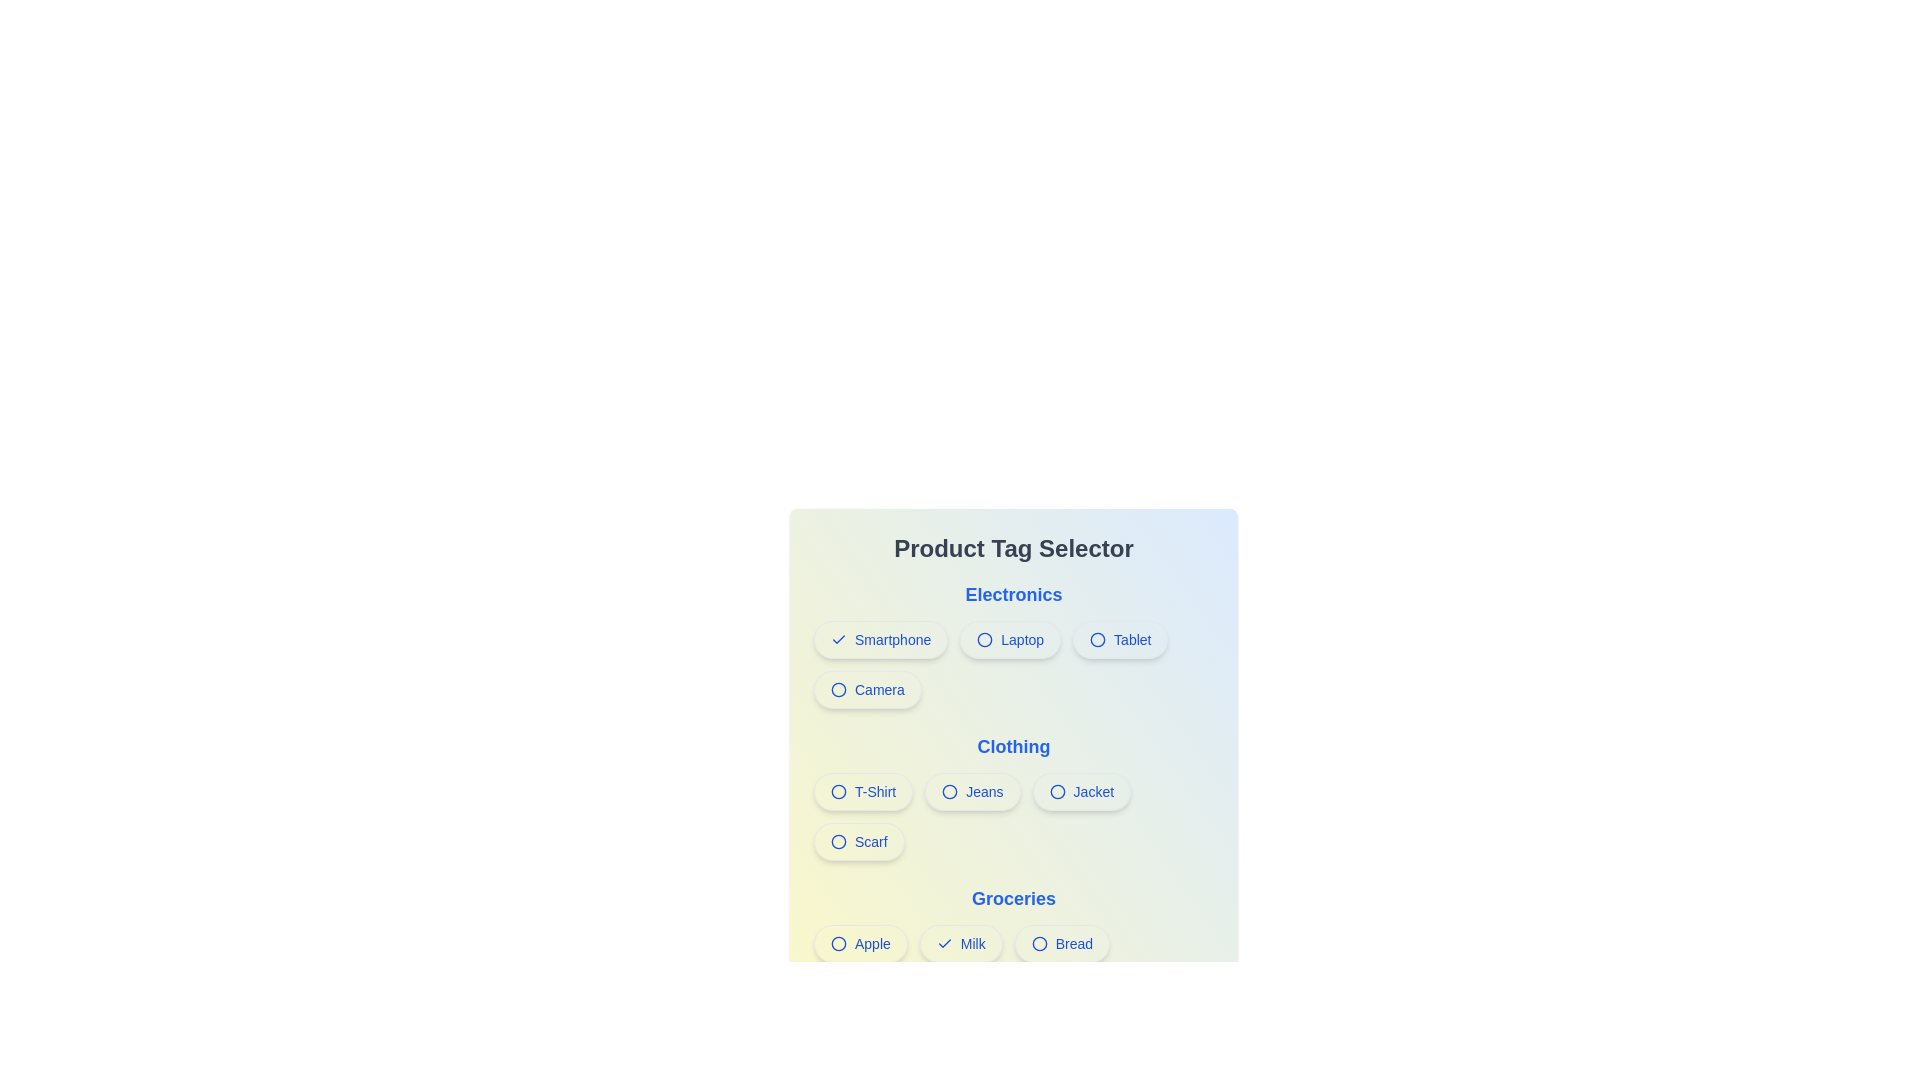  What do you see at coordinates (961, 944) in the screenshot?
I see `the Selectable button for tagging 'Milk' in the grocery list` at bounding box center [961, 944].